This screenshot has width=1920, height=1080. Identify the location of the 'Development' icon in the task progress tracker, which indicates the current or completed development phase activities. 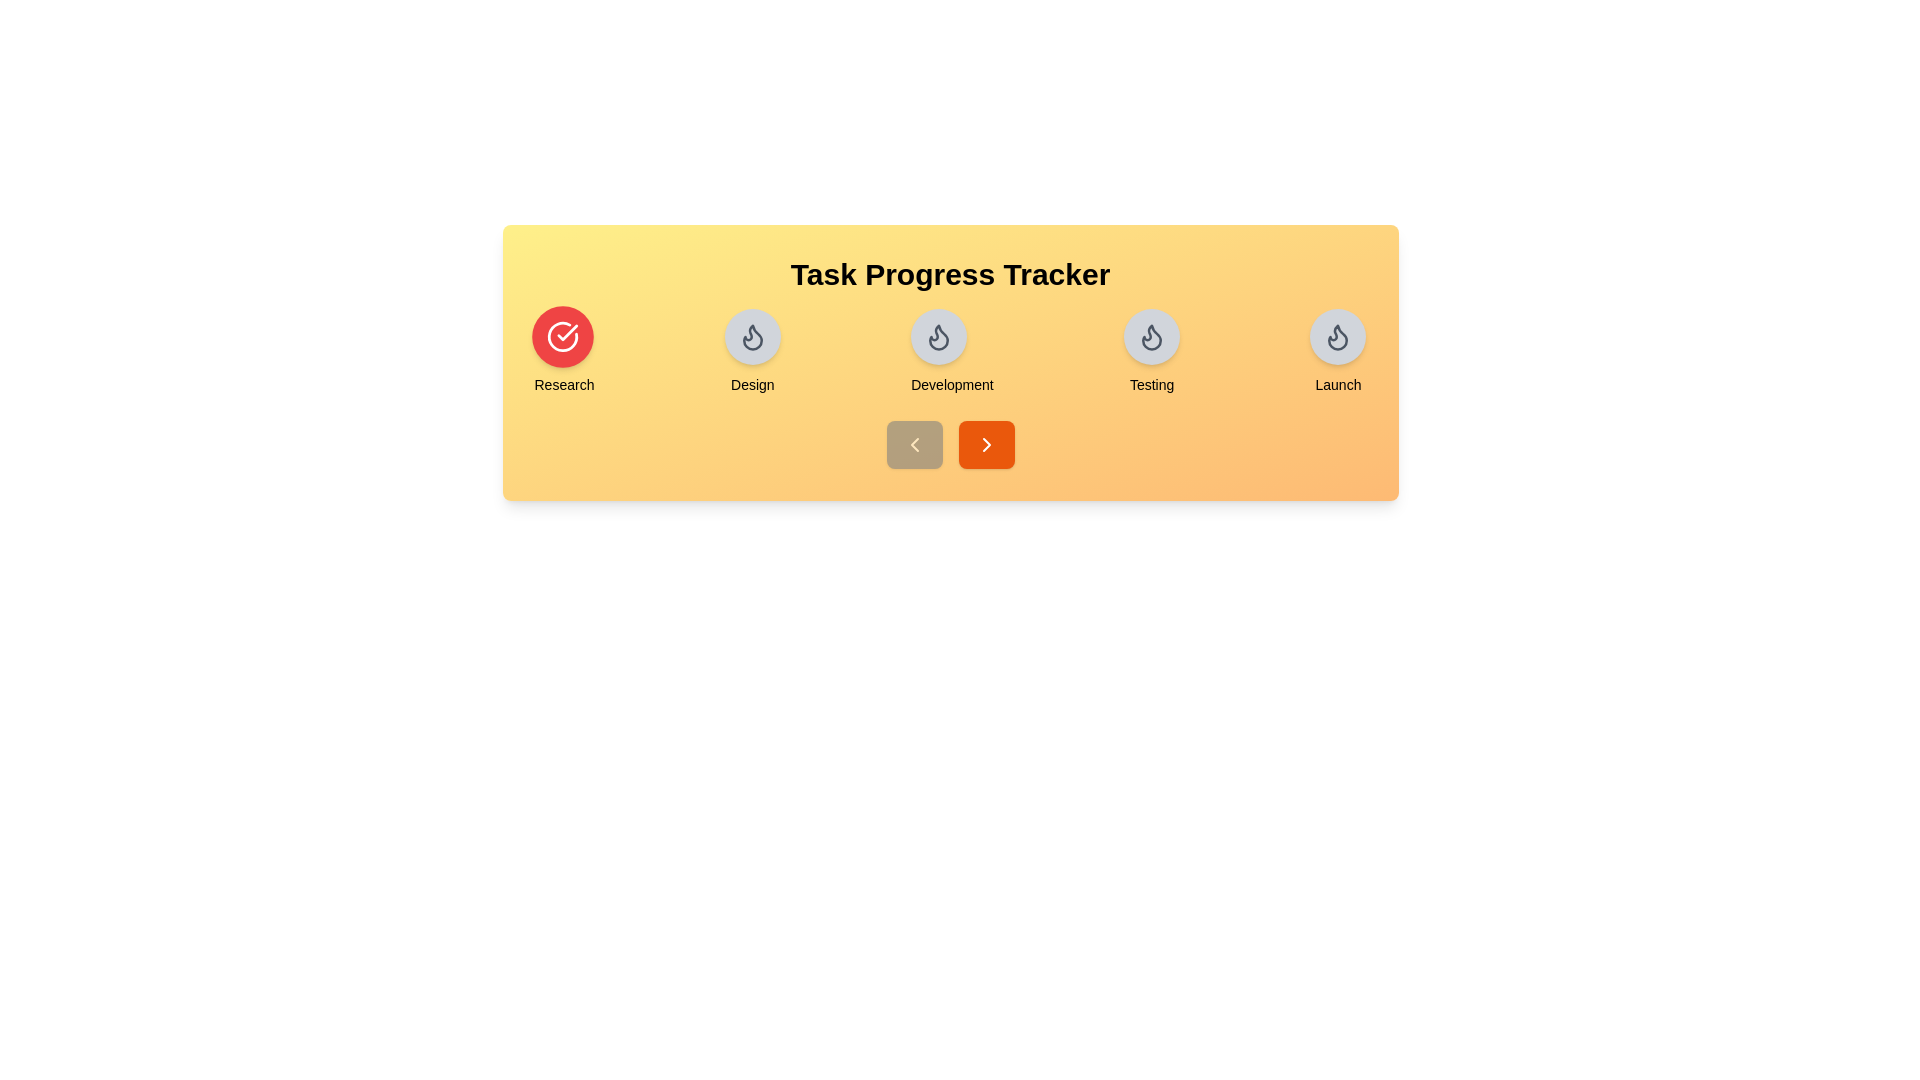
(938, 335).